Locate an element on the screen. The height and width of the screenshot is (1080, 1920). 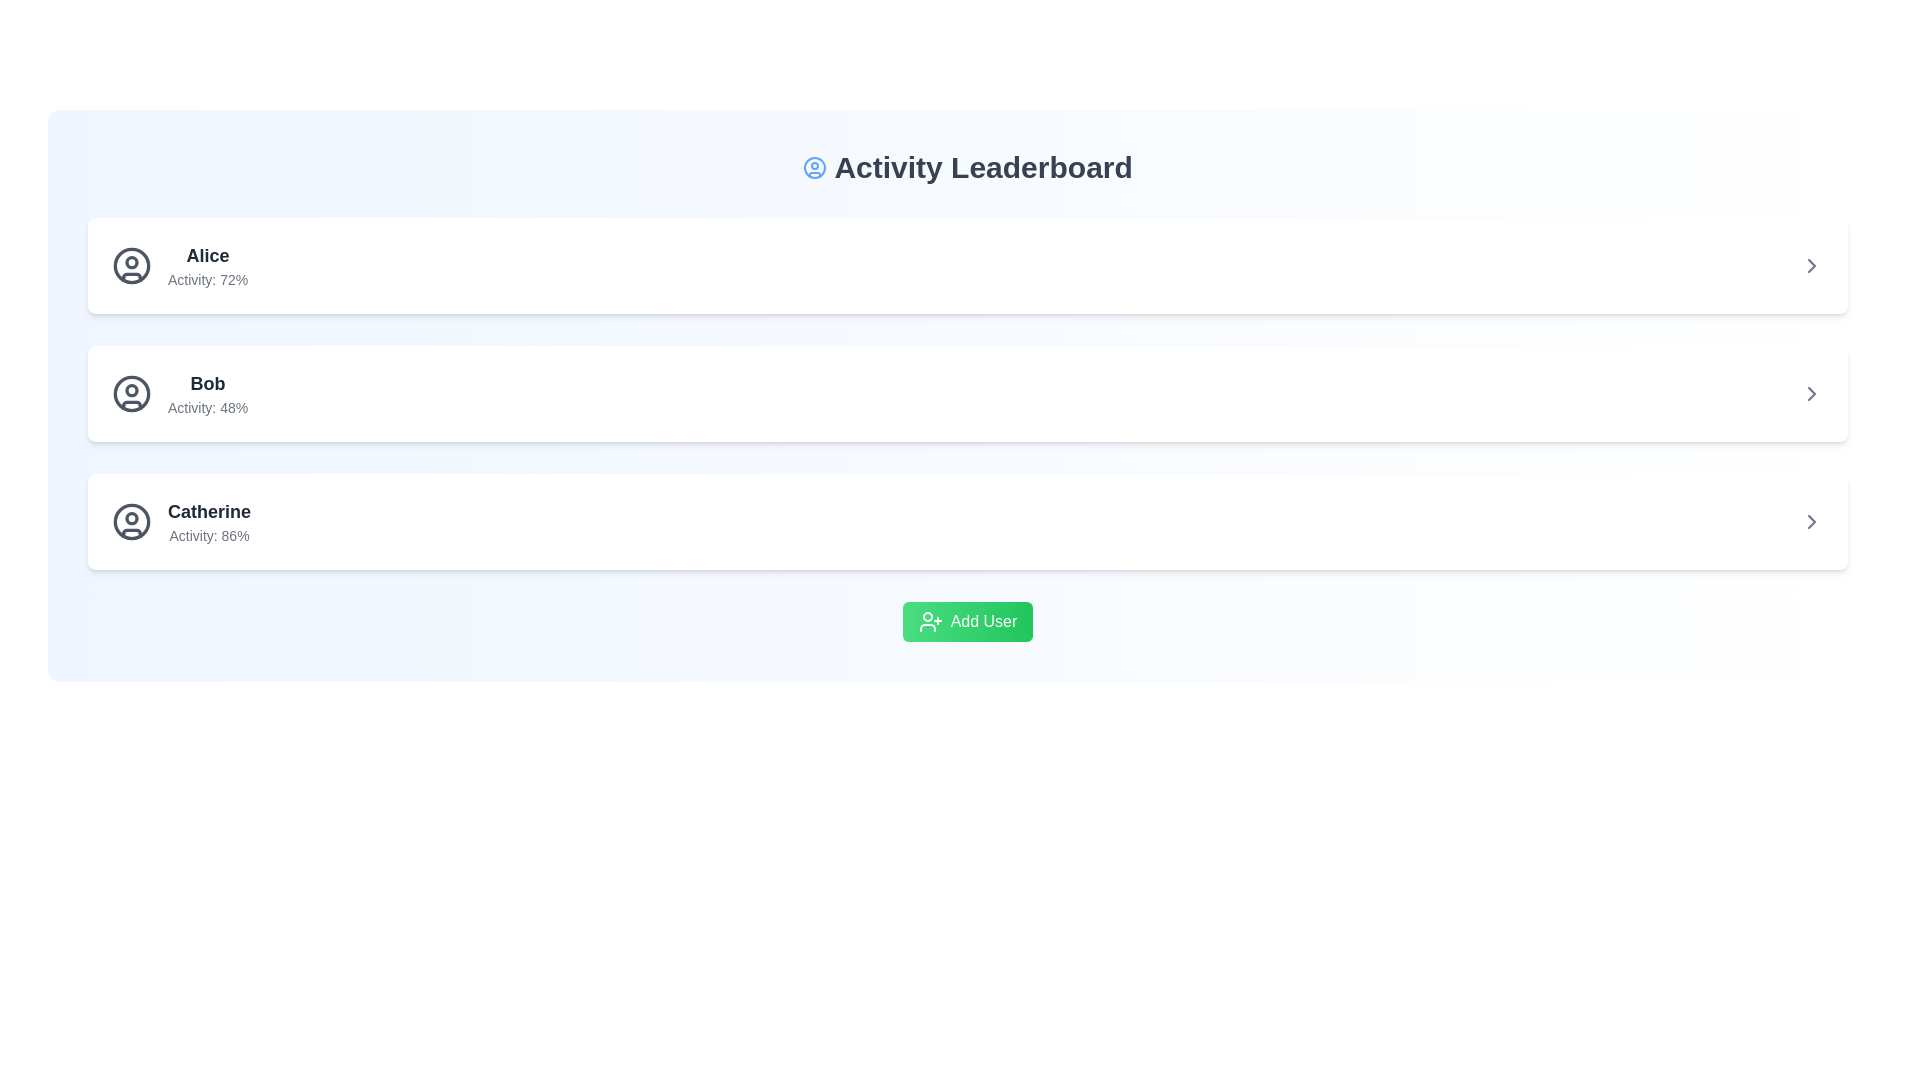
the circular user silhouette icon located to the left of the name 'Alice' is located at coordinates (131, 265).